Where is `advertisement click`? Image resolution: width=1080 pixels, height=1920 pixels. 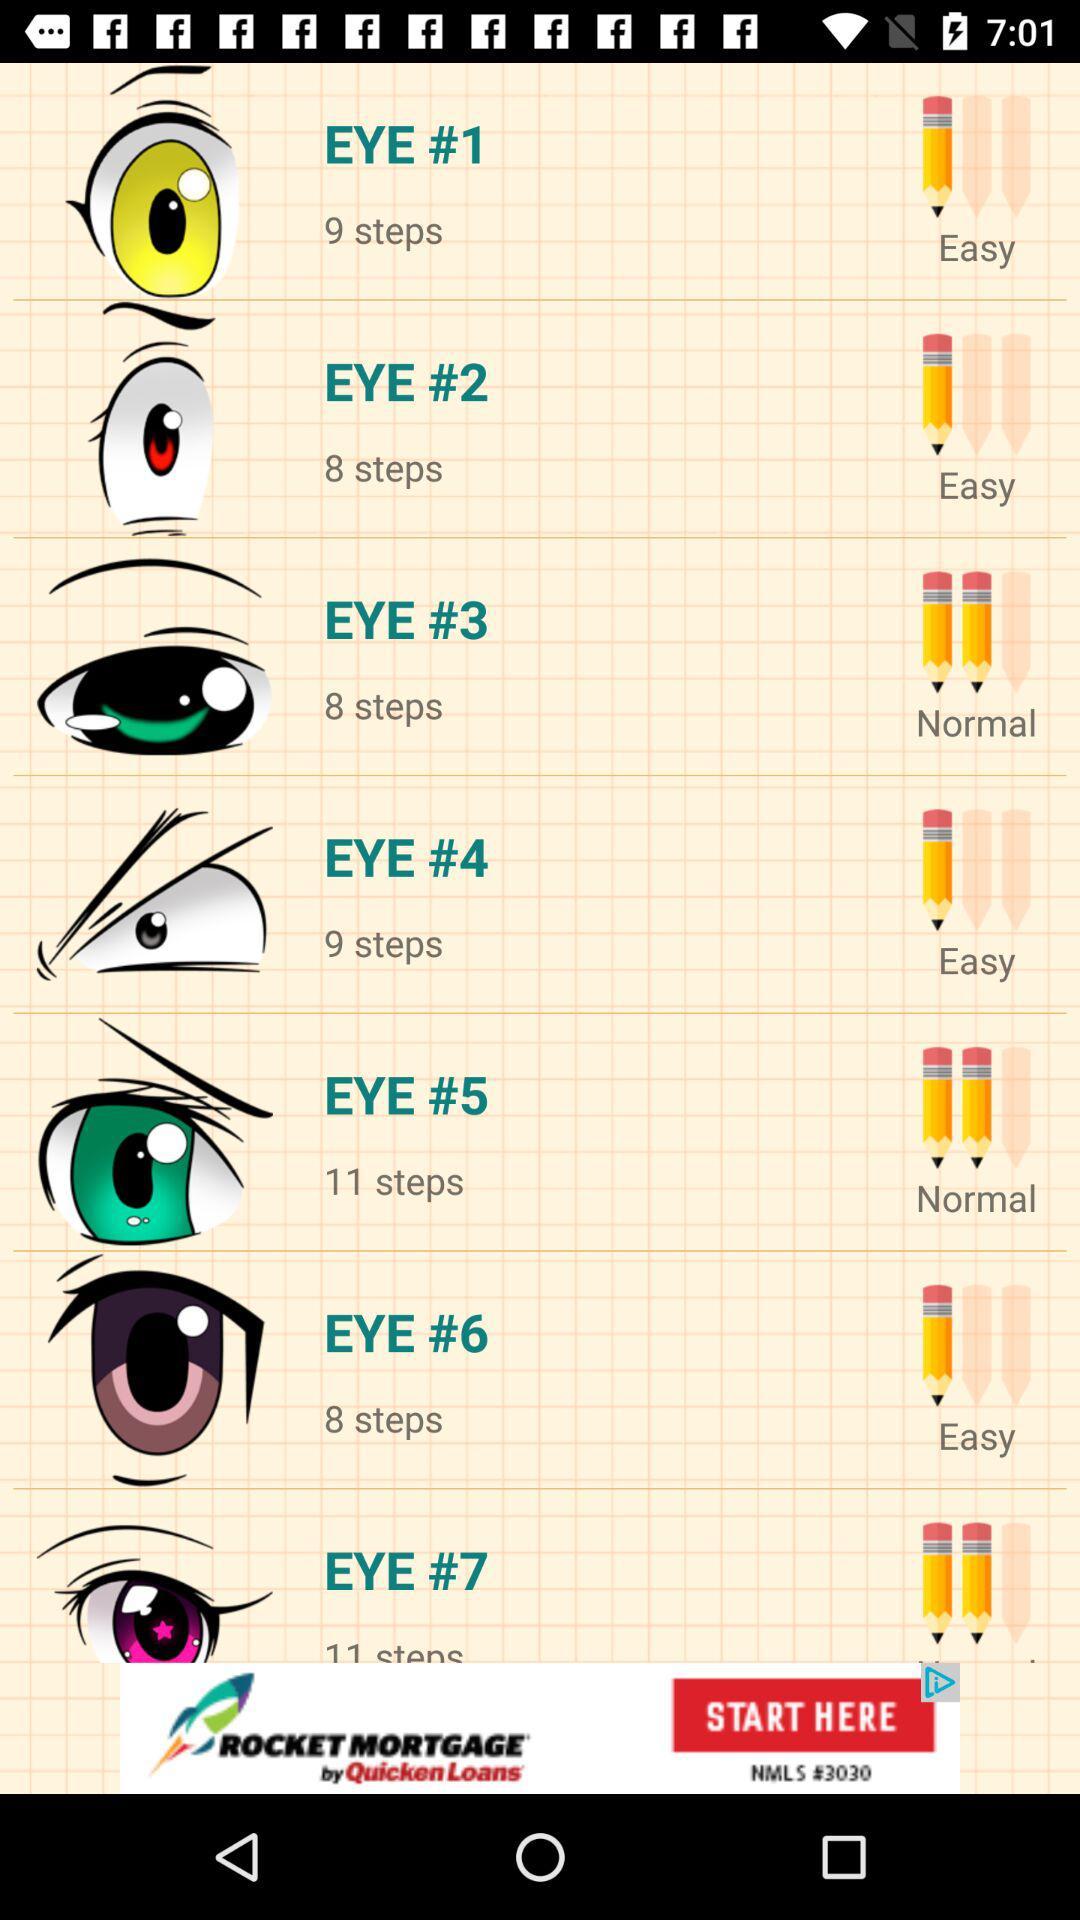 advertisement click is located at coordinates (540, 1727).